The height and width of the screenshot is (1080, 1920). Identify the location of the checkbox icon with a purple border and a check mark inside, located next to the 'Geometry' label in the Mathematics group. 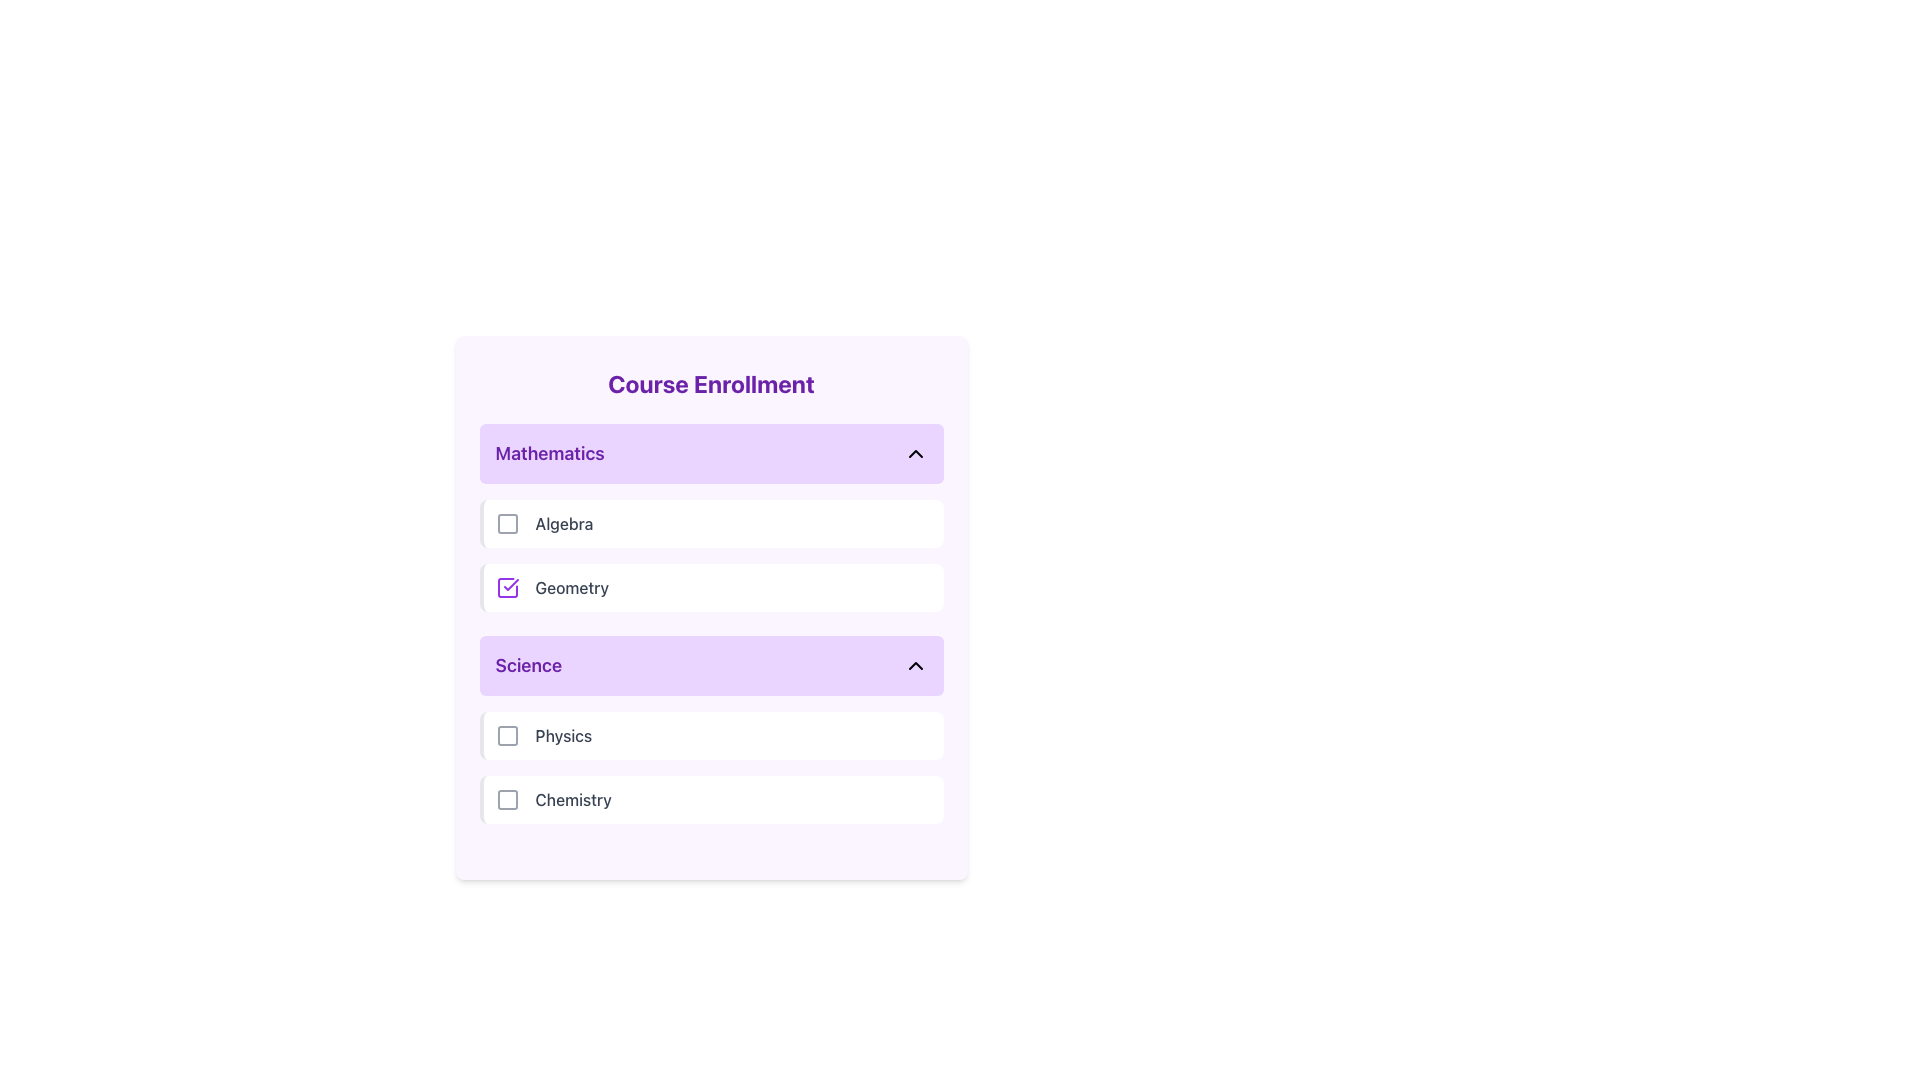
(507, 586).